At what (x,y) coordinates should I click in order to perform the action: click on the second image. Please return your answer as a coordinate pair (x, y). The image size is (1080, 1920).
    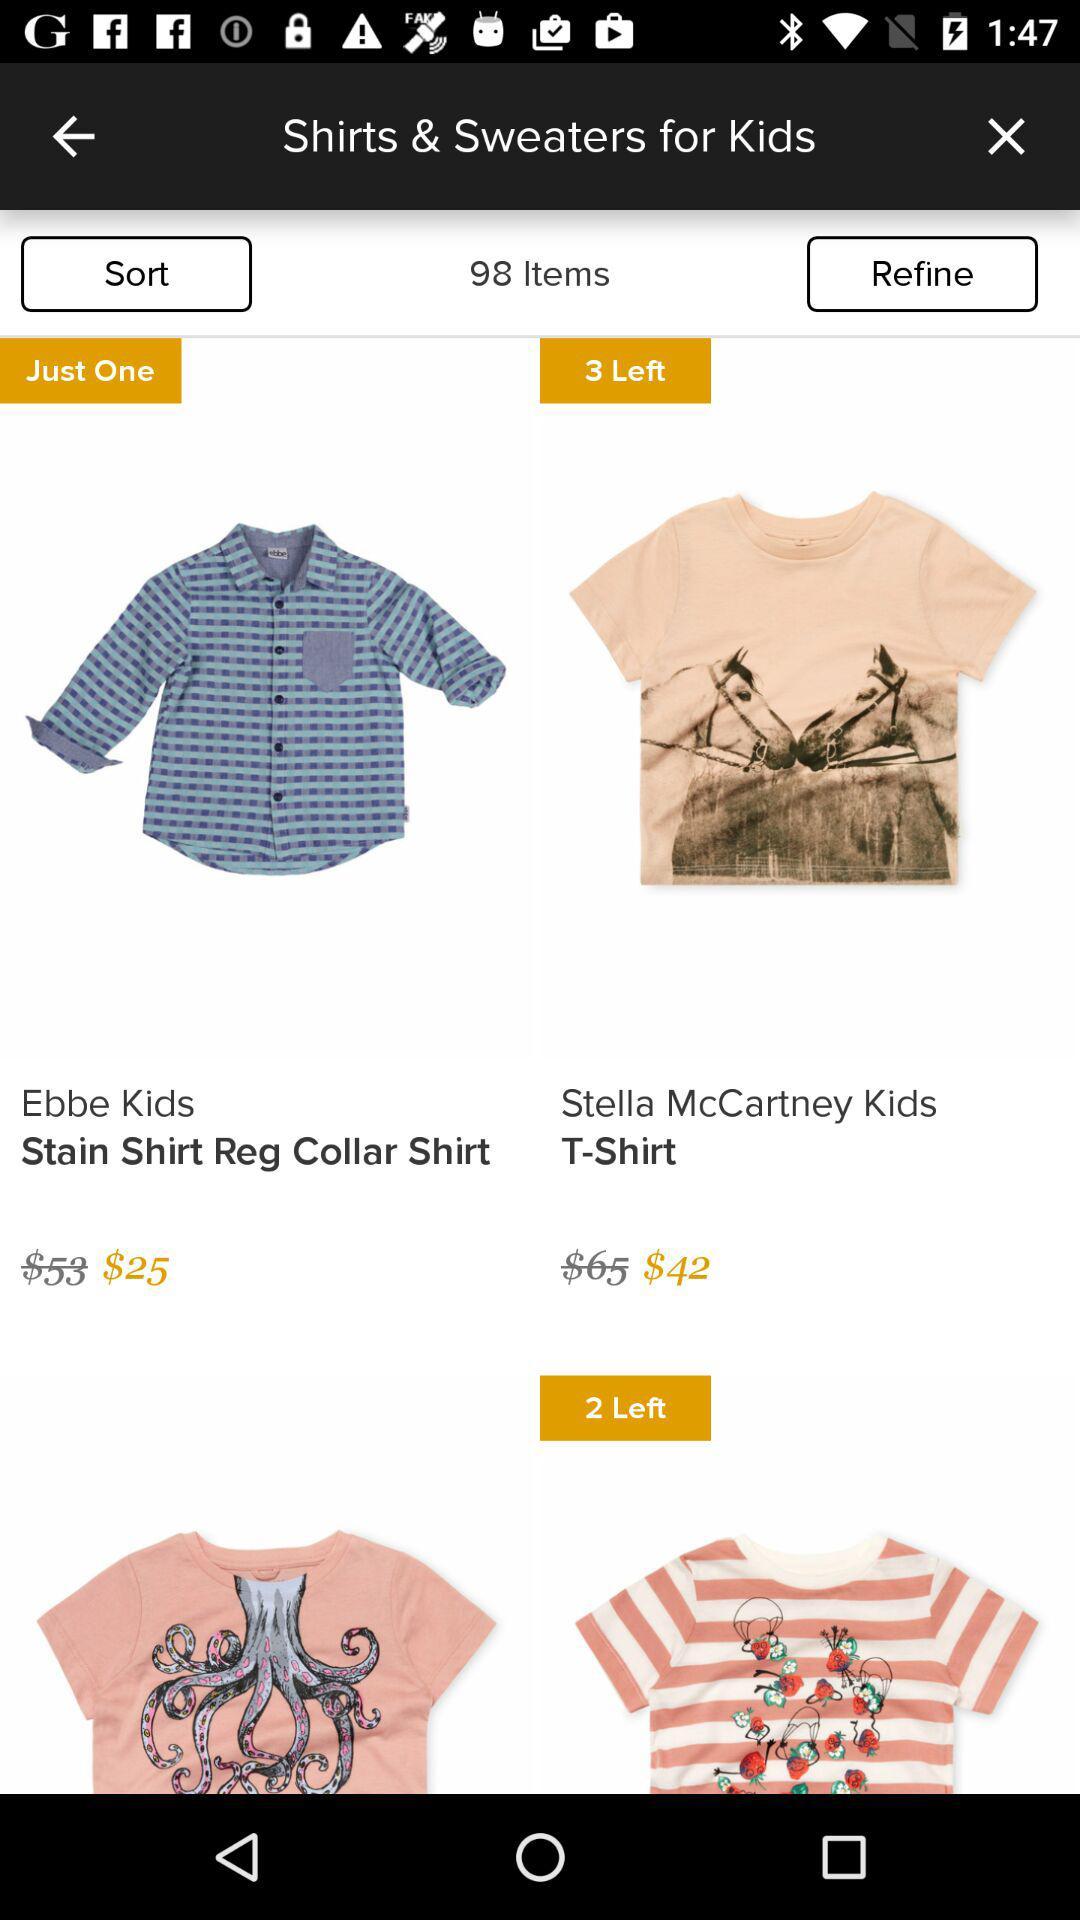
    Looking at the image, I should click on (806, 697).